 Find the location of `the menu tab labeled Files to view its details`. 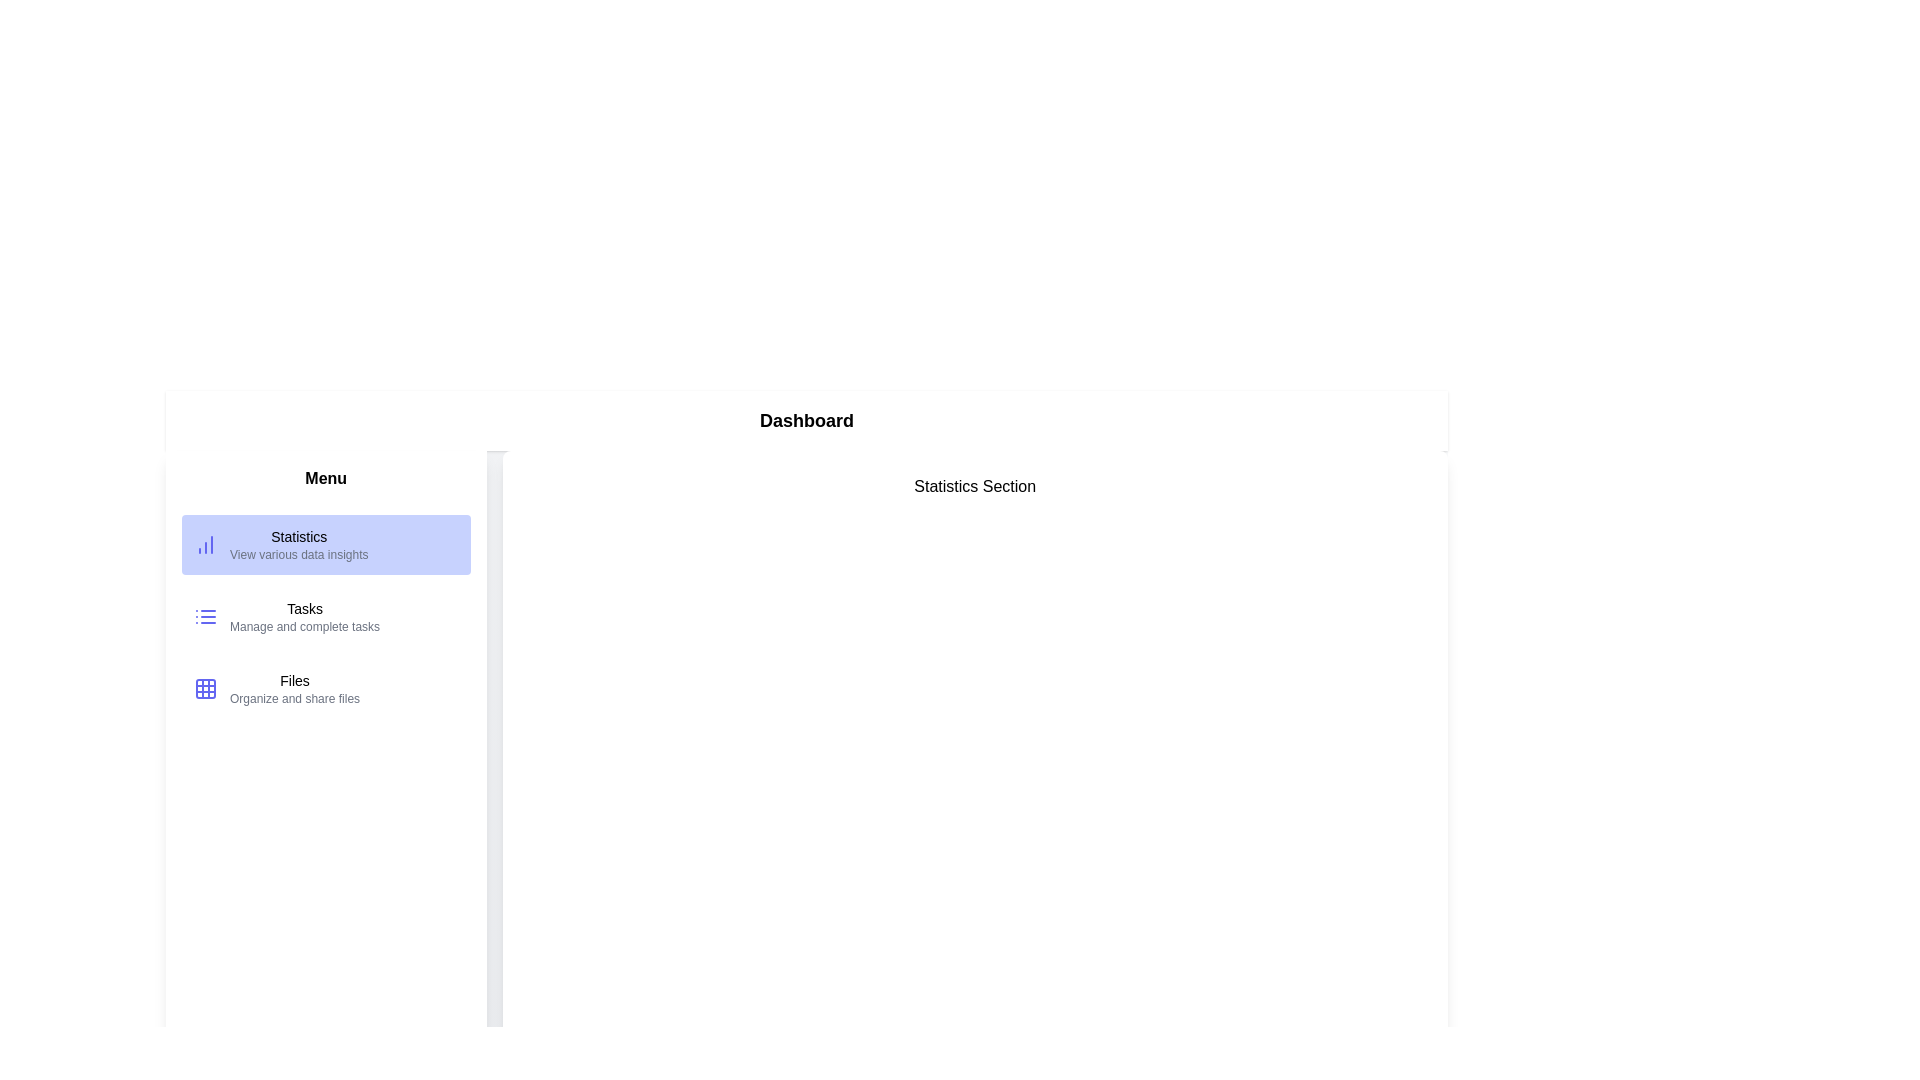

the menu tab labeled Files to view its details is located at coordinates (326, 688).